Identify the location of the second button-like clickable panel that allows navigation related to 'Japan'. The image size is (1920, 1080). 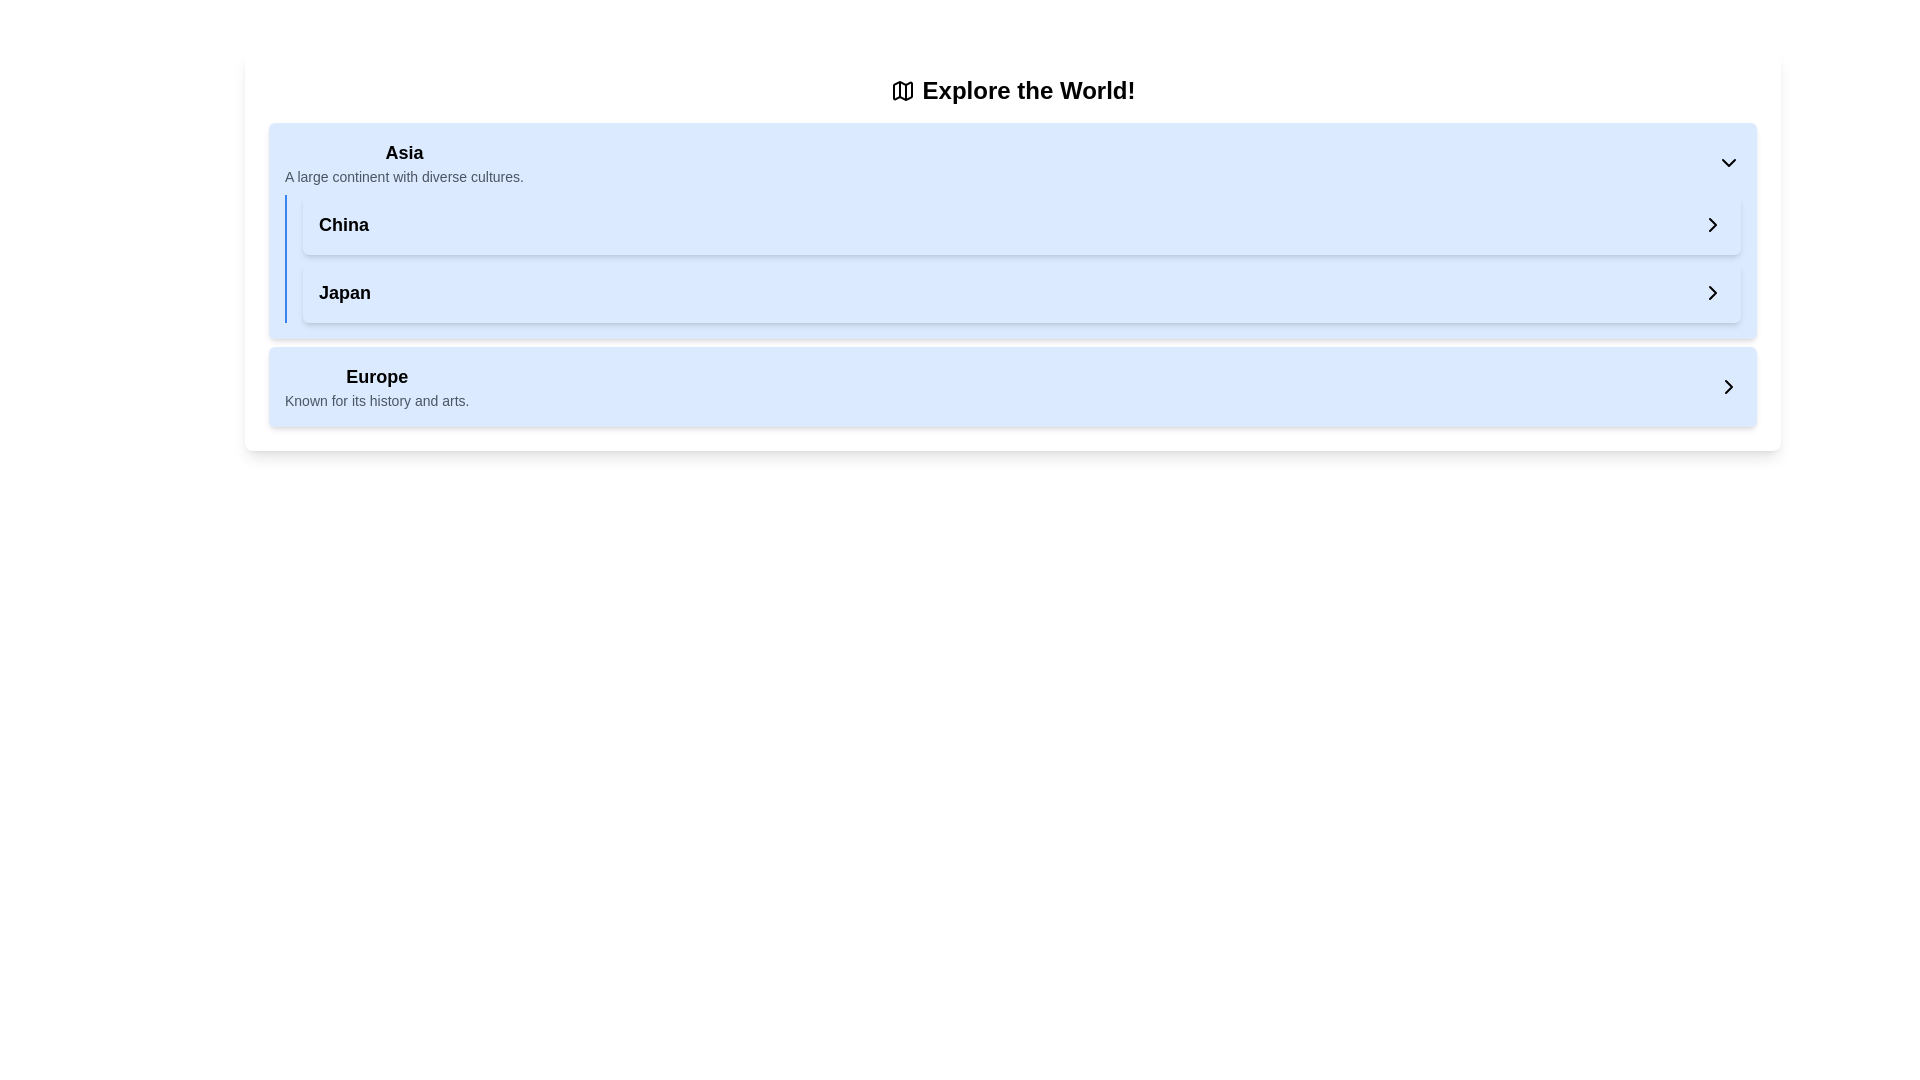
(1022, 293).